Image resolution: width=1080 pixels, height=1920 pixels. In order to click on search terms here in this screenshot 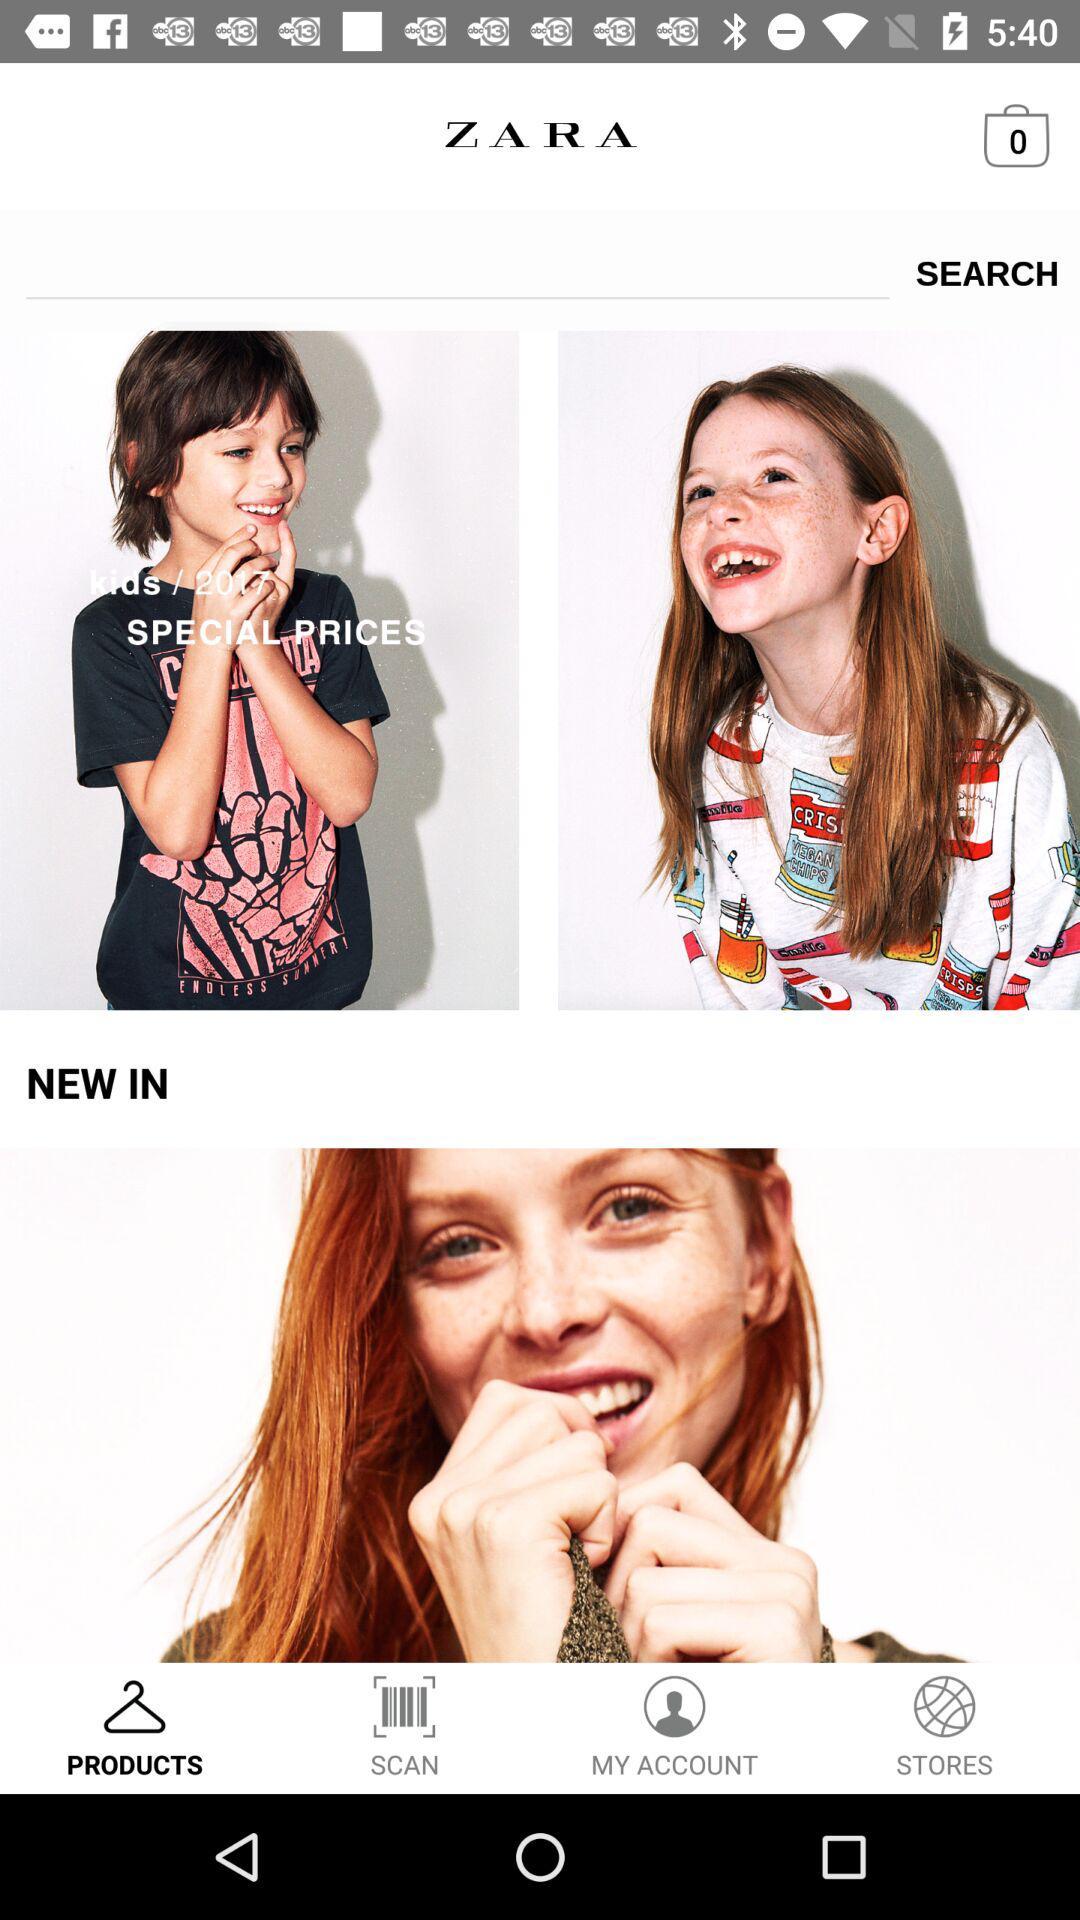, I will do `click(457, 265)`.